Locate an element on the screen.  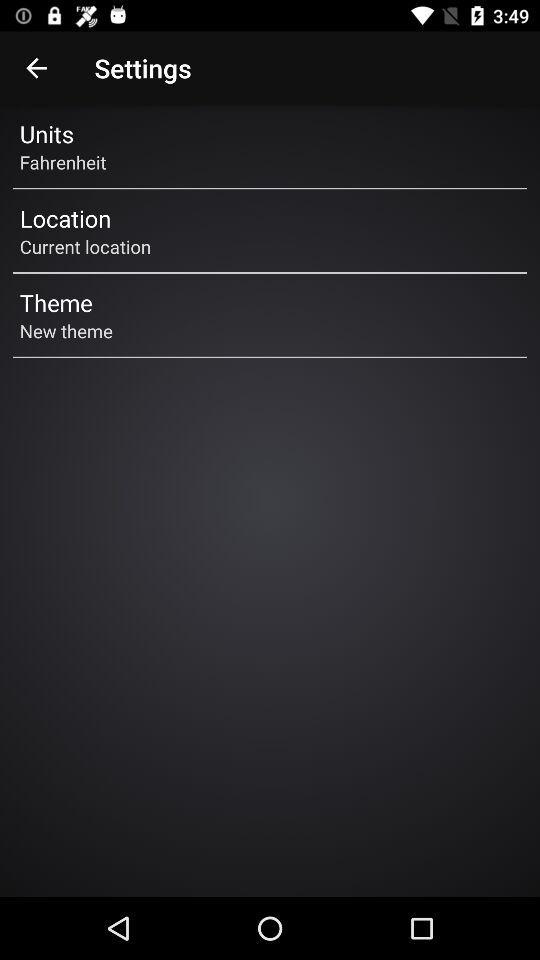
icon next to the settings icon is located at coordinates (36, 68).